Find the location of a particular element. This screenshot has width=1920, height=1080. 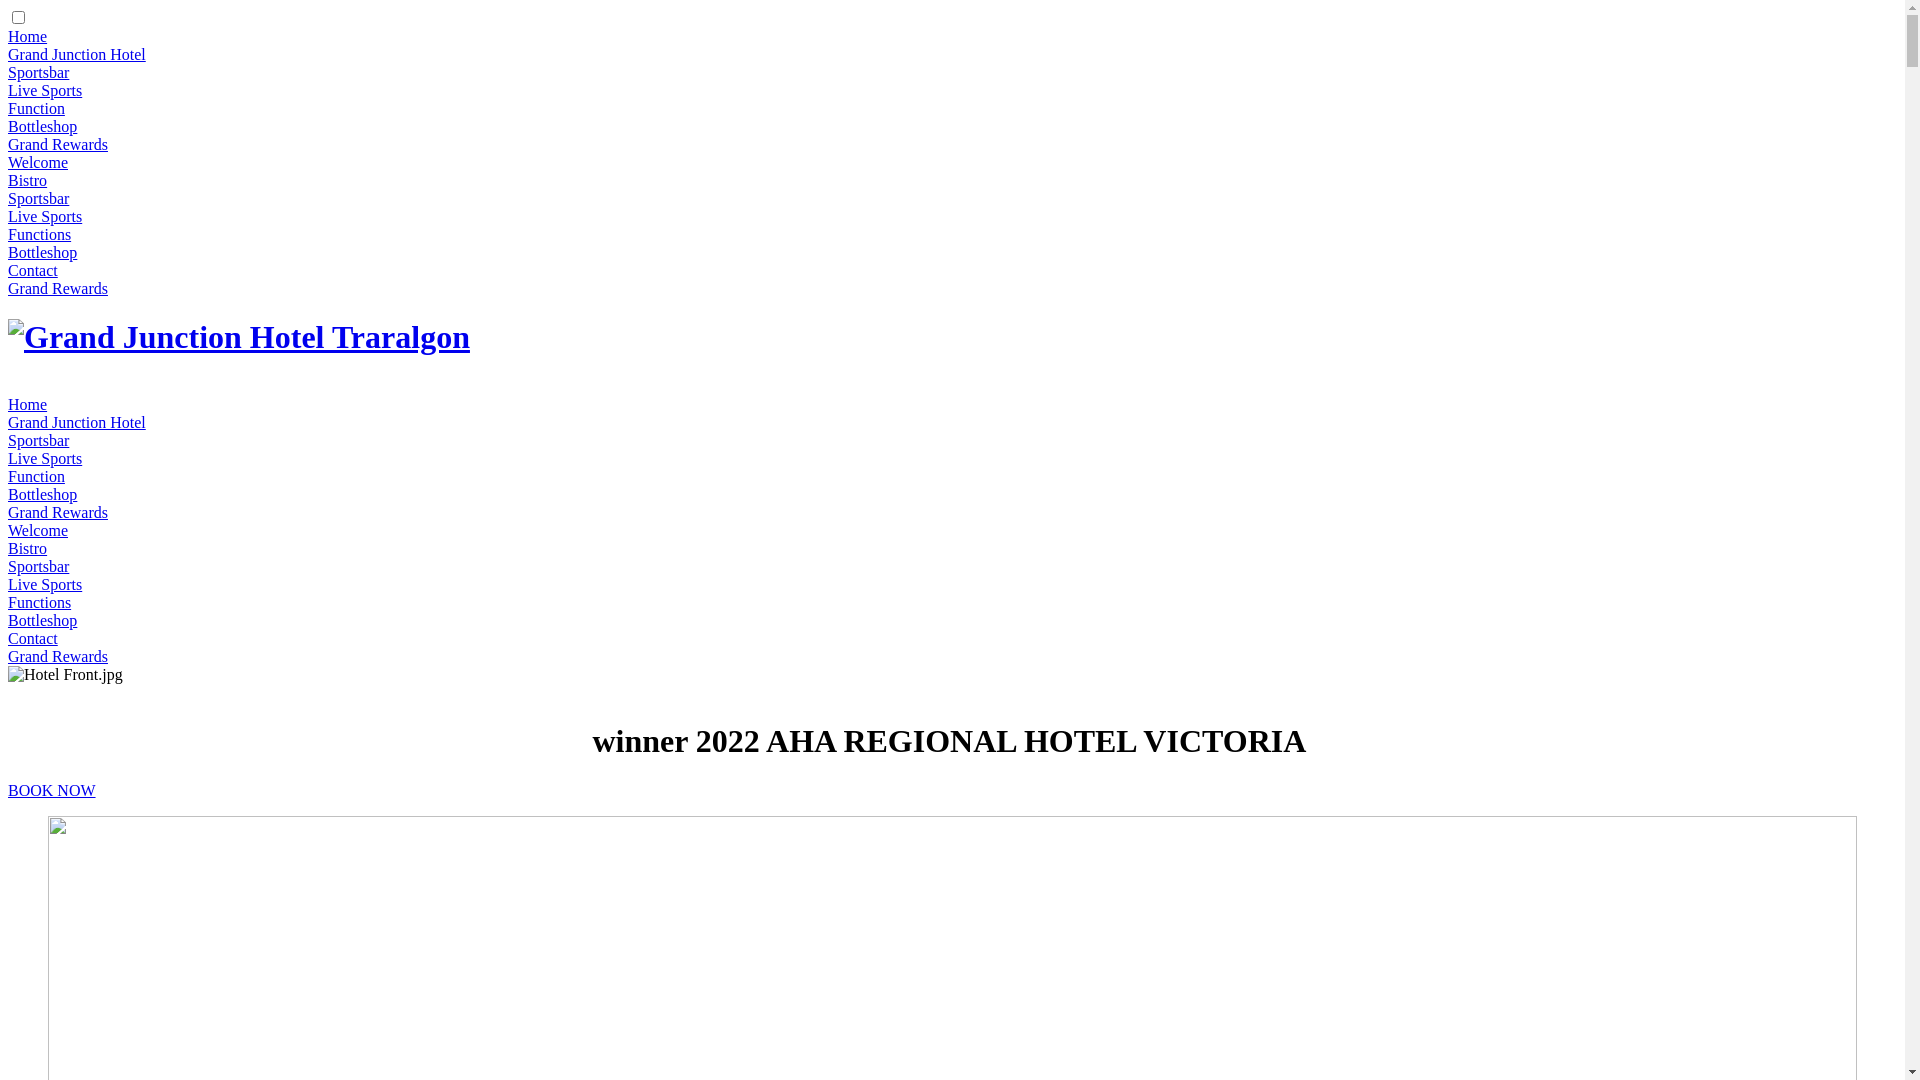

'Live Sports' is located at coordinates (44, 584).